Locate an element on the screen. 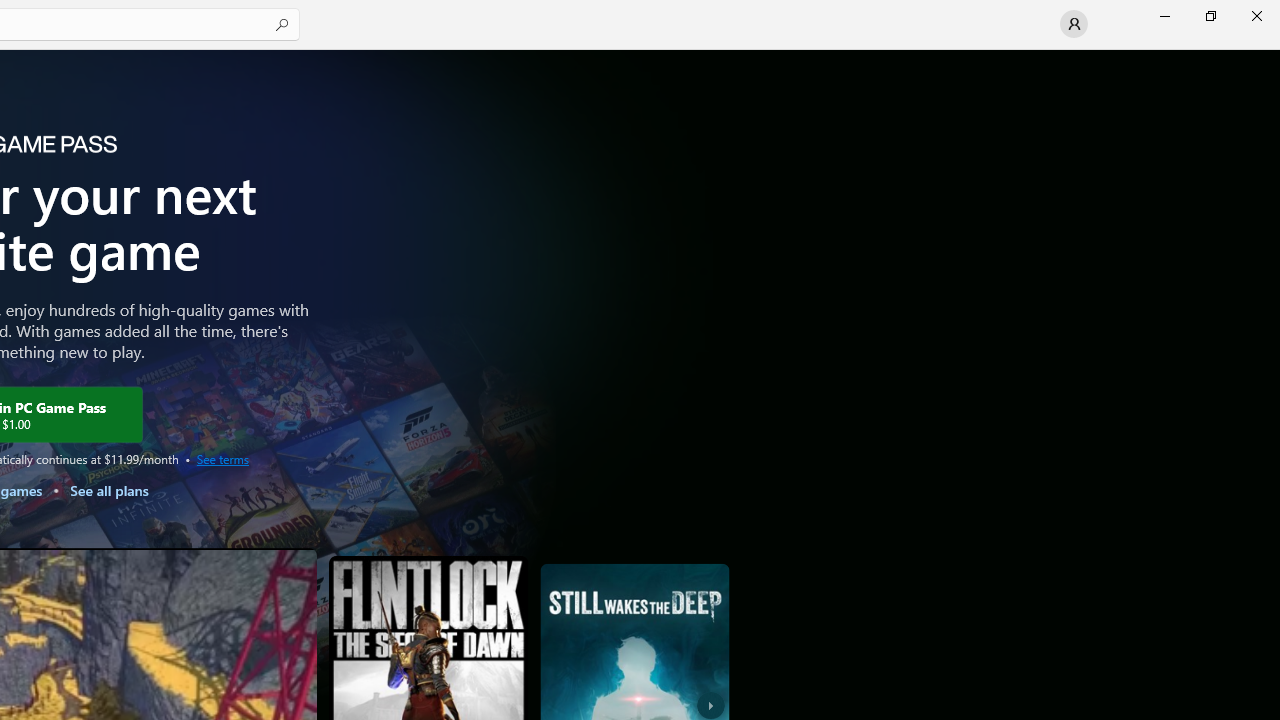 The image size is (1280, 720). 'See all plans' is located at coordinates (107, 490).